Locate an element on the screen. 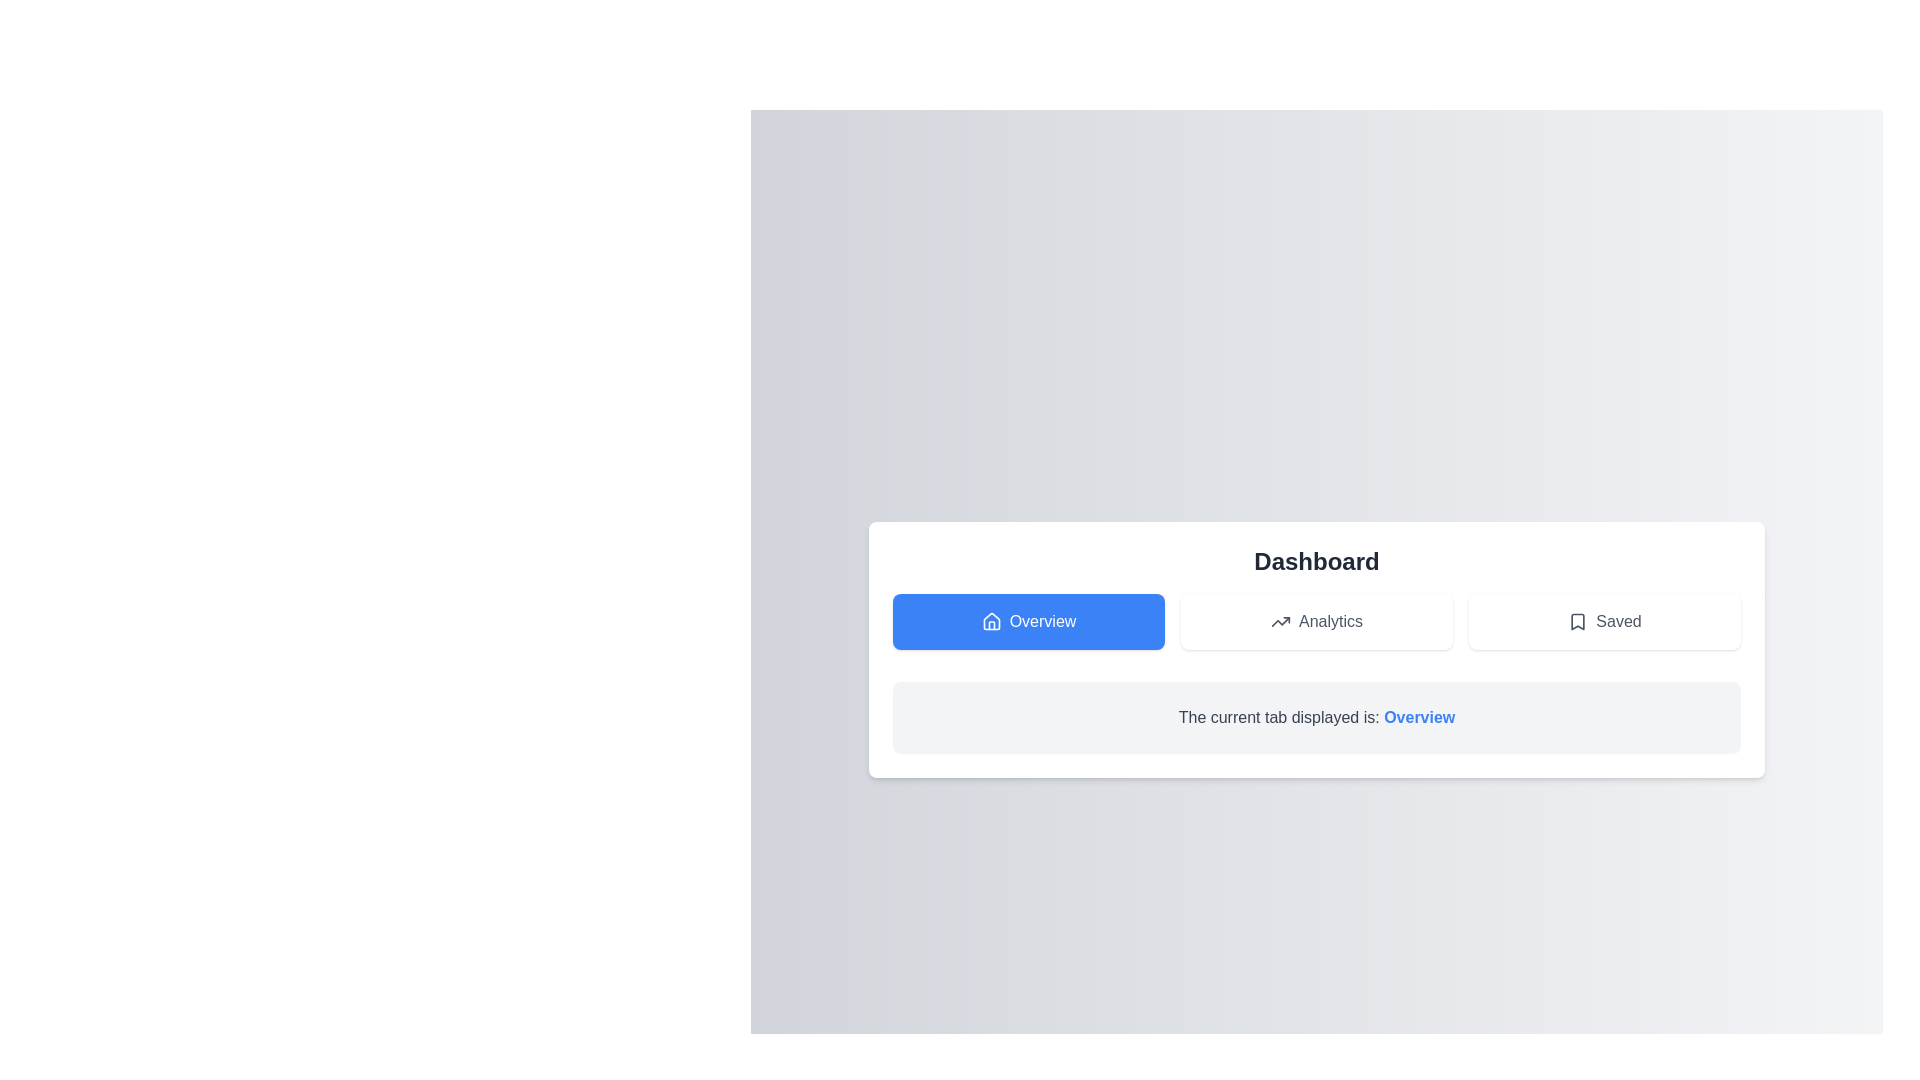 The width and height of the screenshot is (1920, 1080). the 'Analytics' button which contains an upward trending graph icon, located centrally among the navigation buttons is located at coordinates (1281, 620).